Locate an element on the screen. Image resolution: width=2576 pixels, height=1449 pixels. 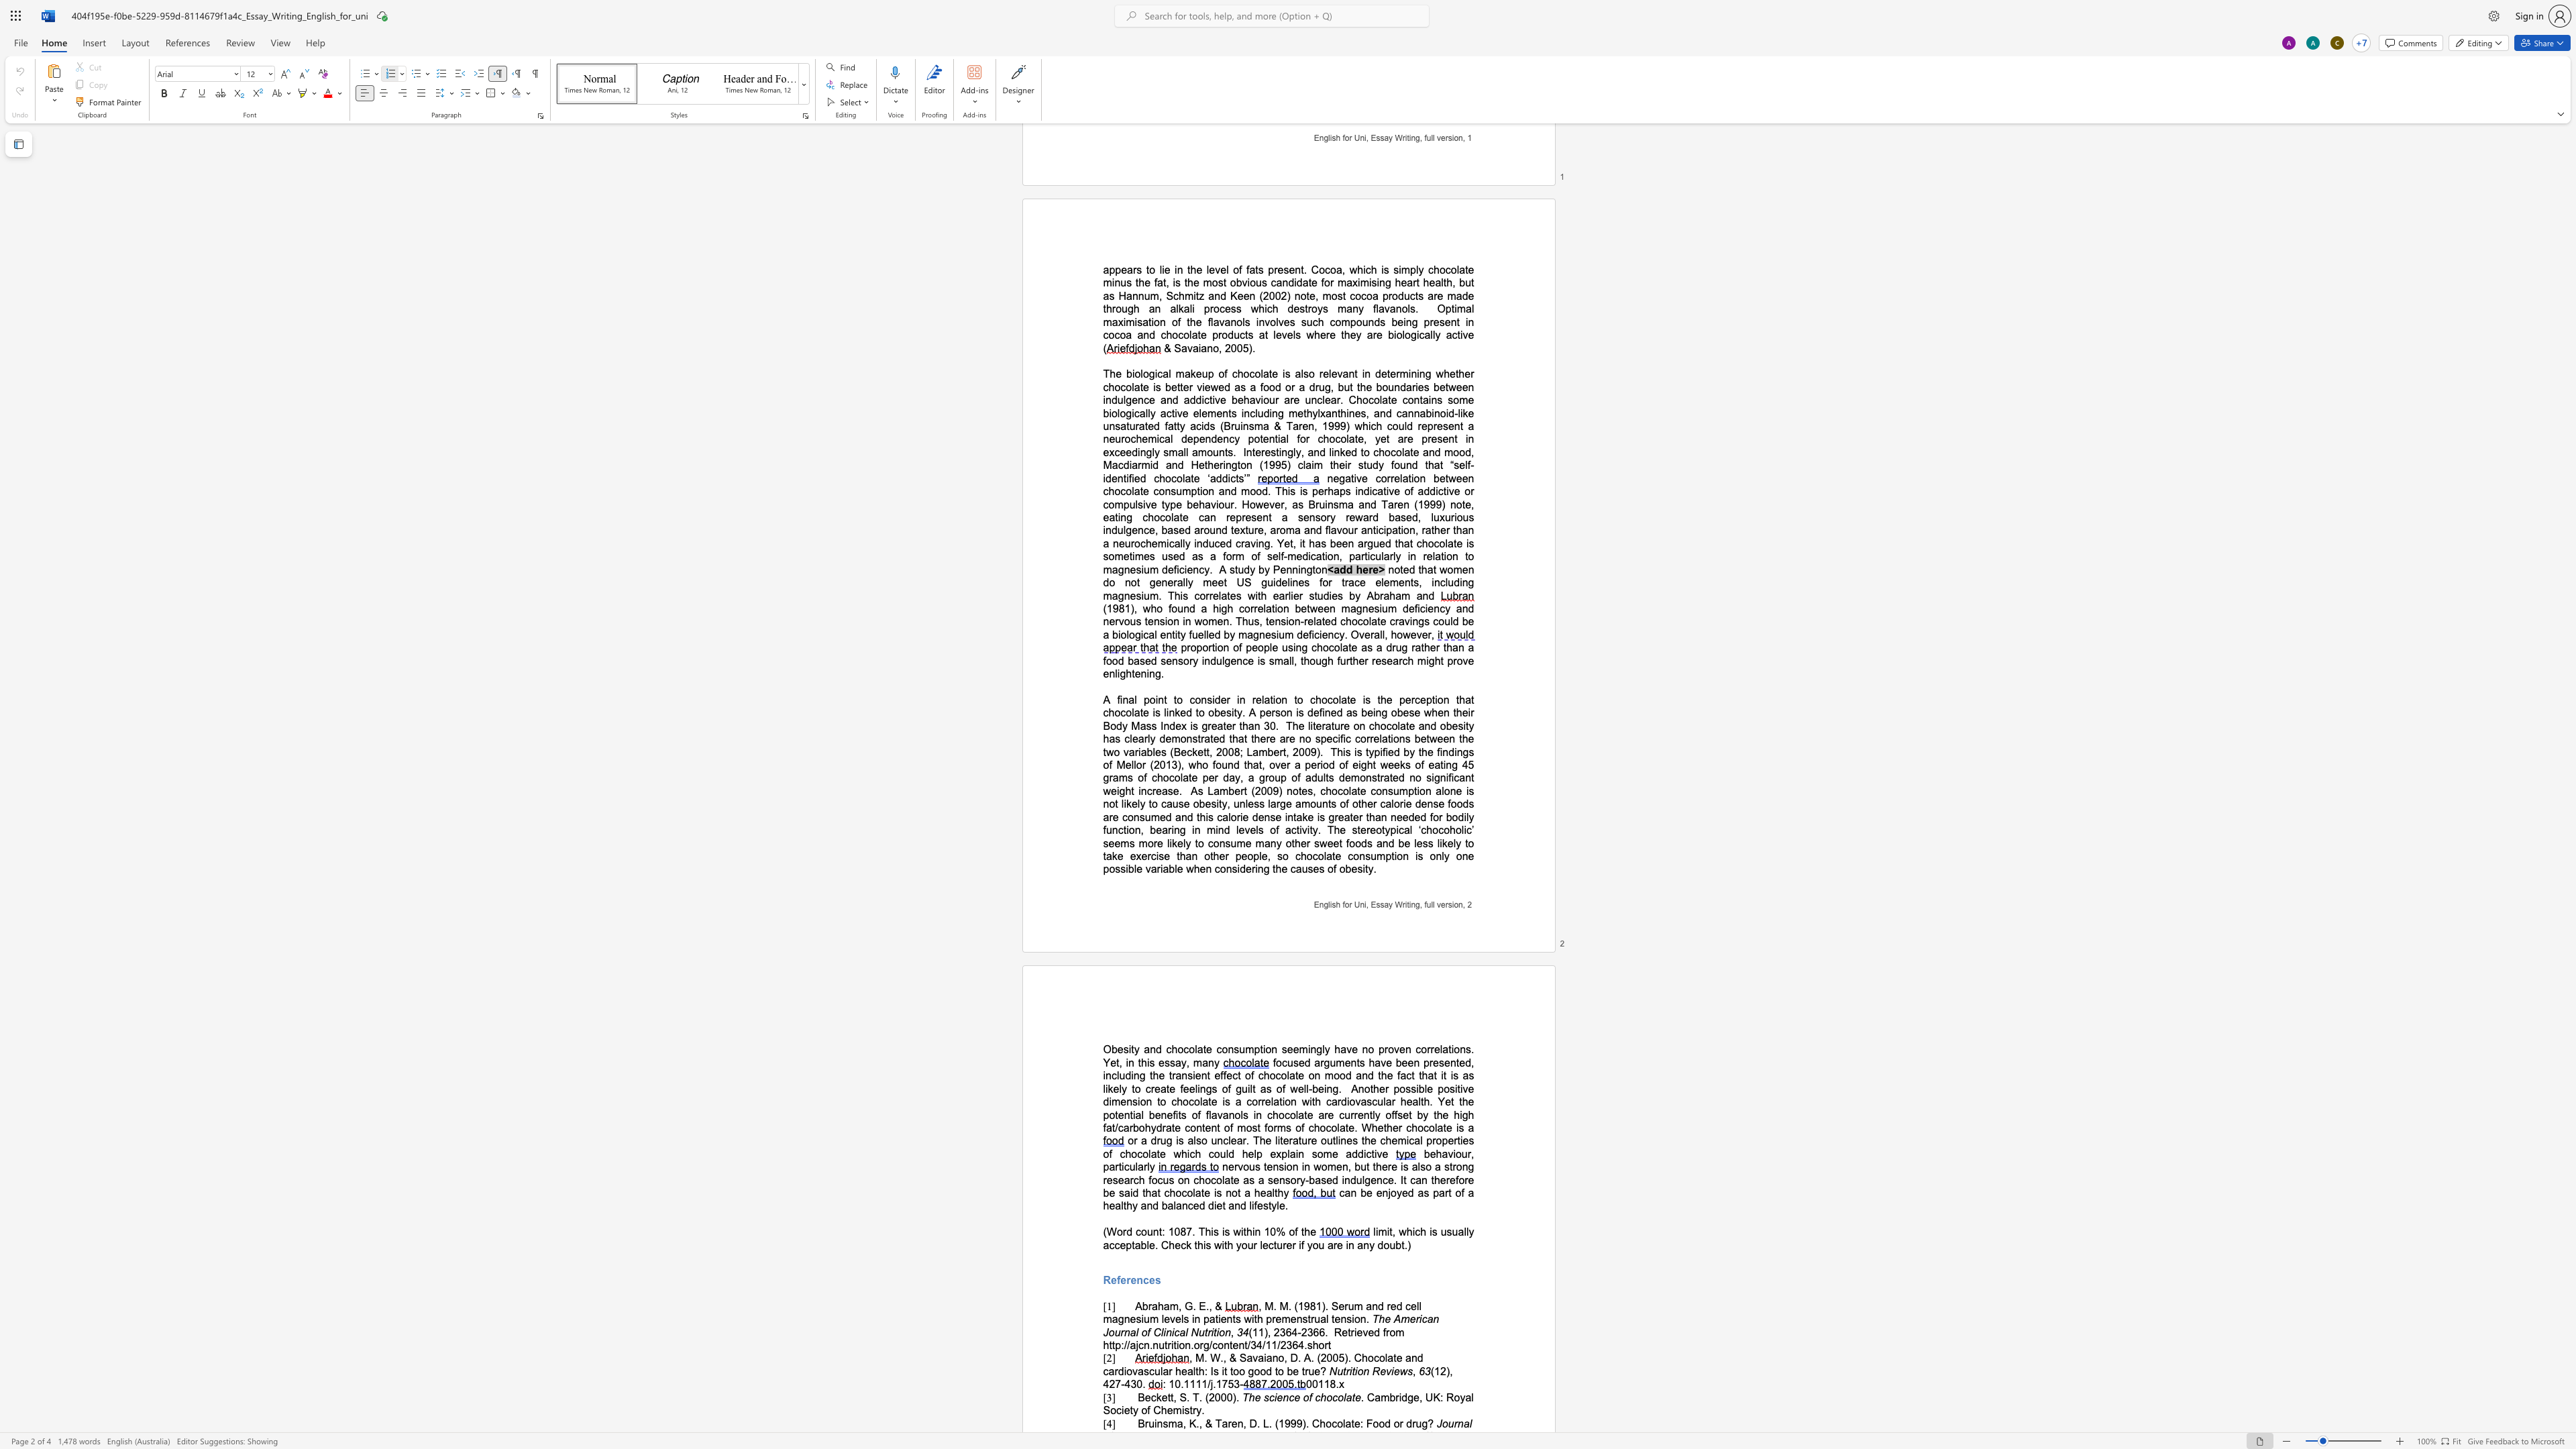
the space between the continuous character "e" and "v" in the text is located at coordinates (1384, 1370).